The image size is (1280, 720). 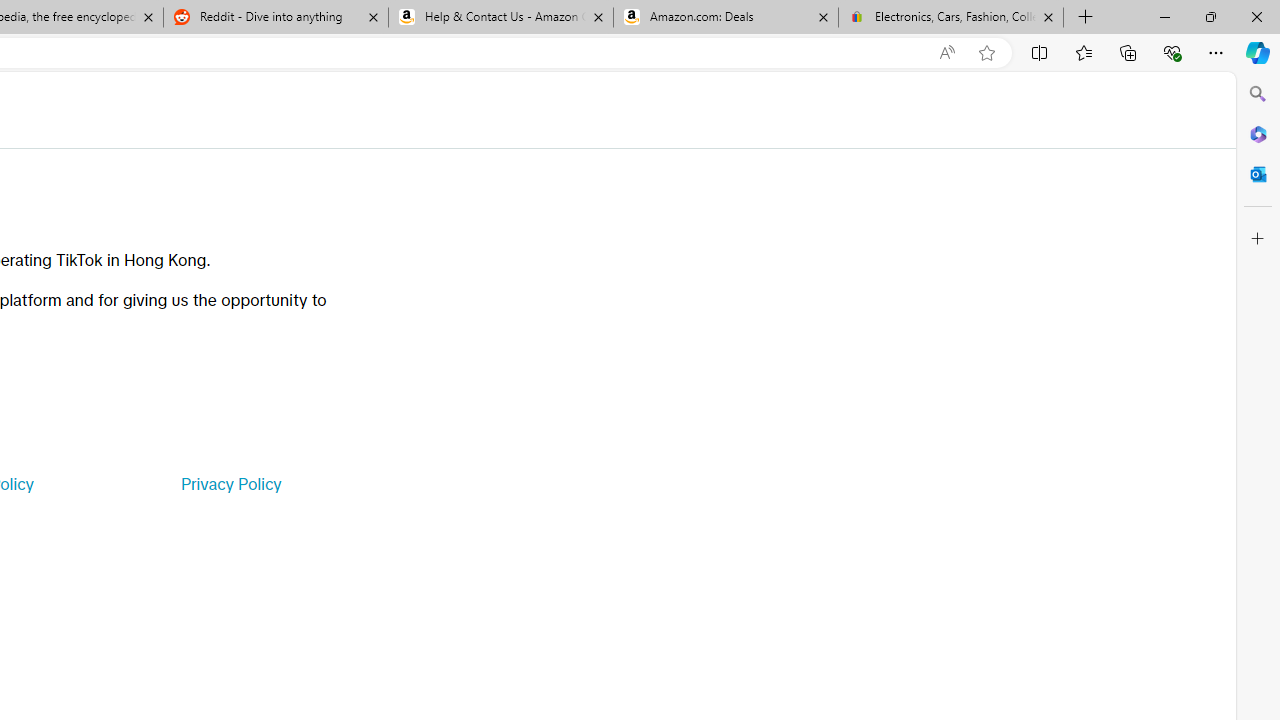 I want to click on 'Minimize', so click(x=1164, y=16).